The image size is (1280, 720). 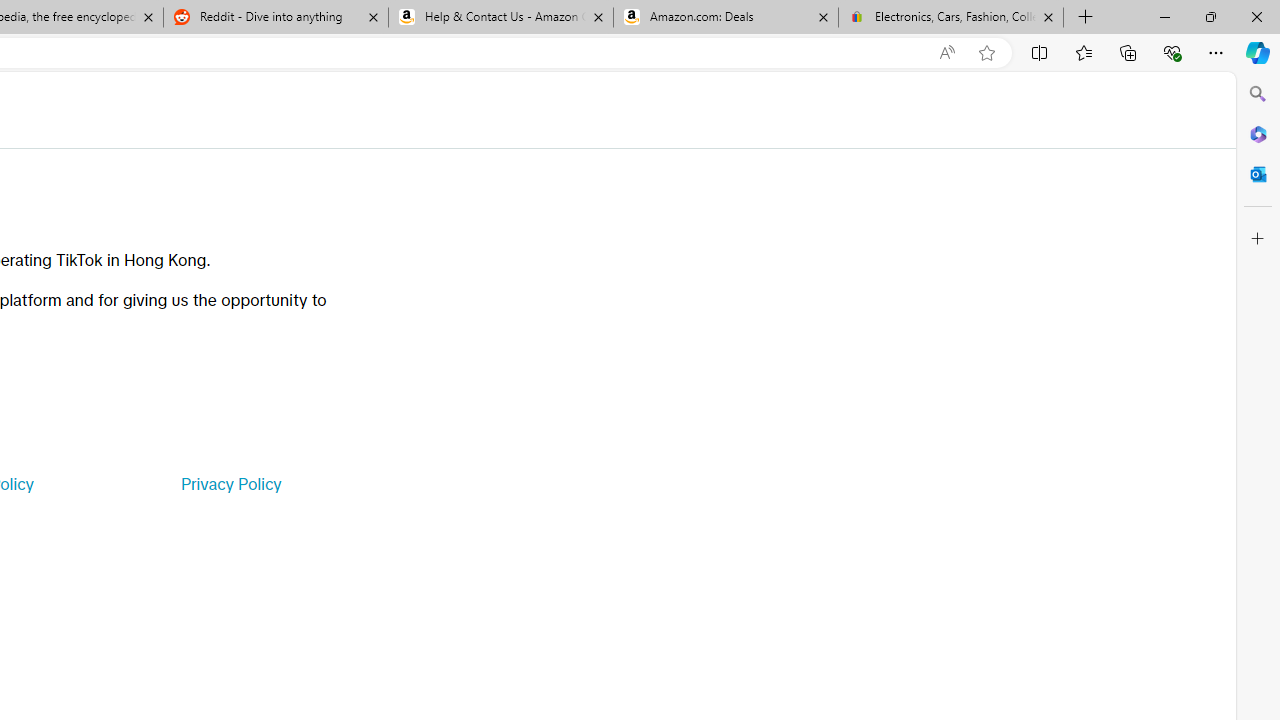 I want to click on 'Minimize', so click(x=1164, y=16).